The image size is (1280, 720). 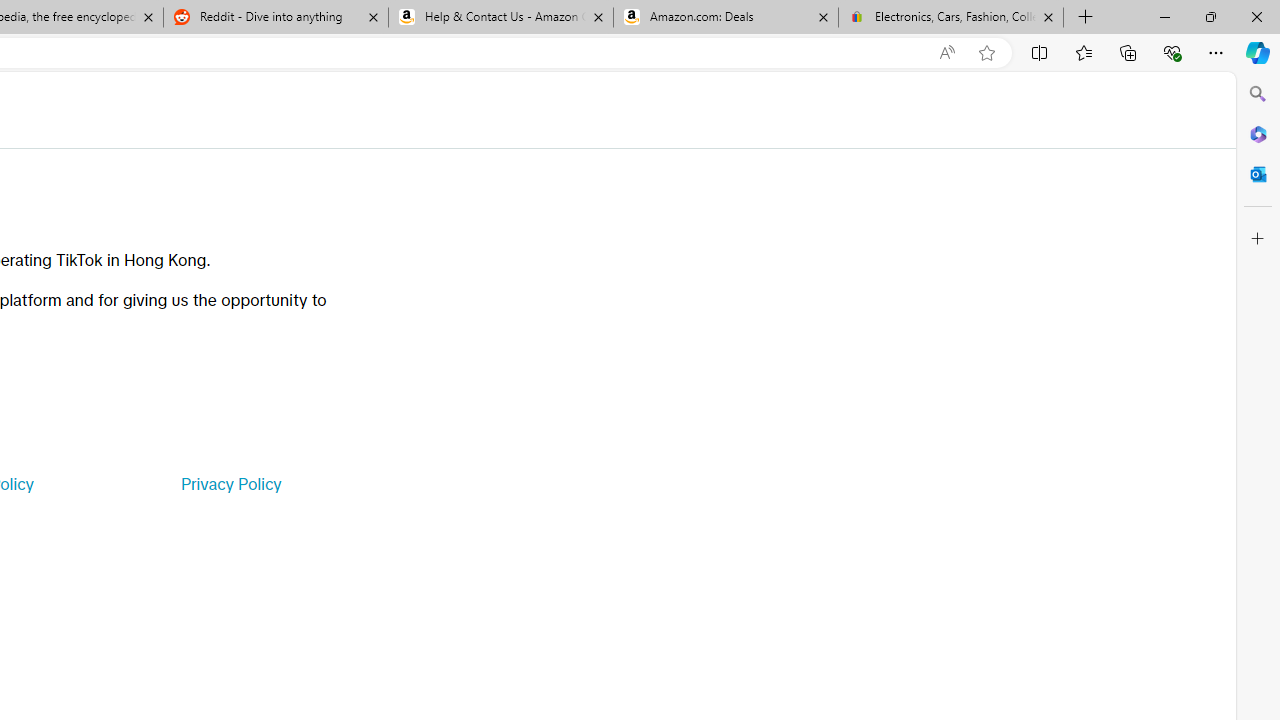 I want to click on 'Minimize', so click(x=1164, y=16).